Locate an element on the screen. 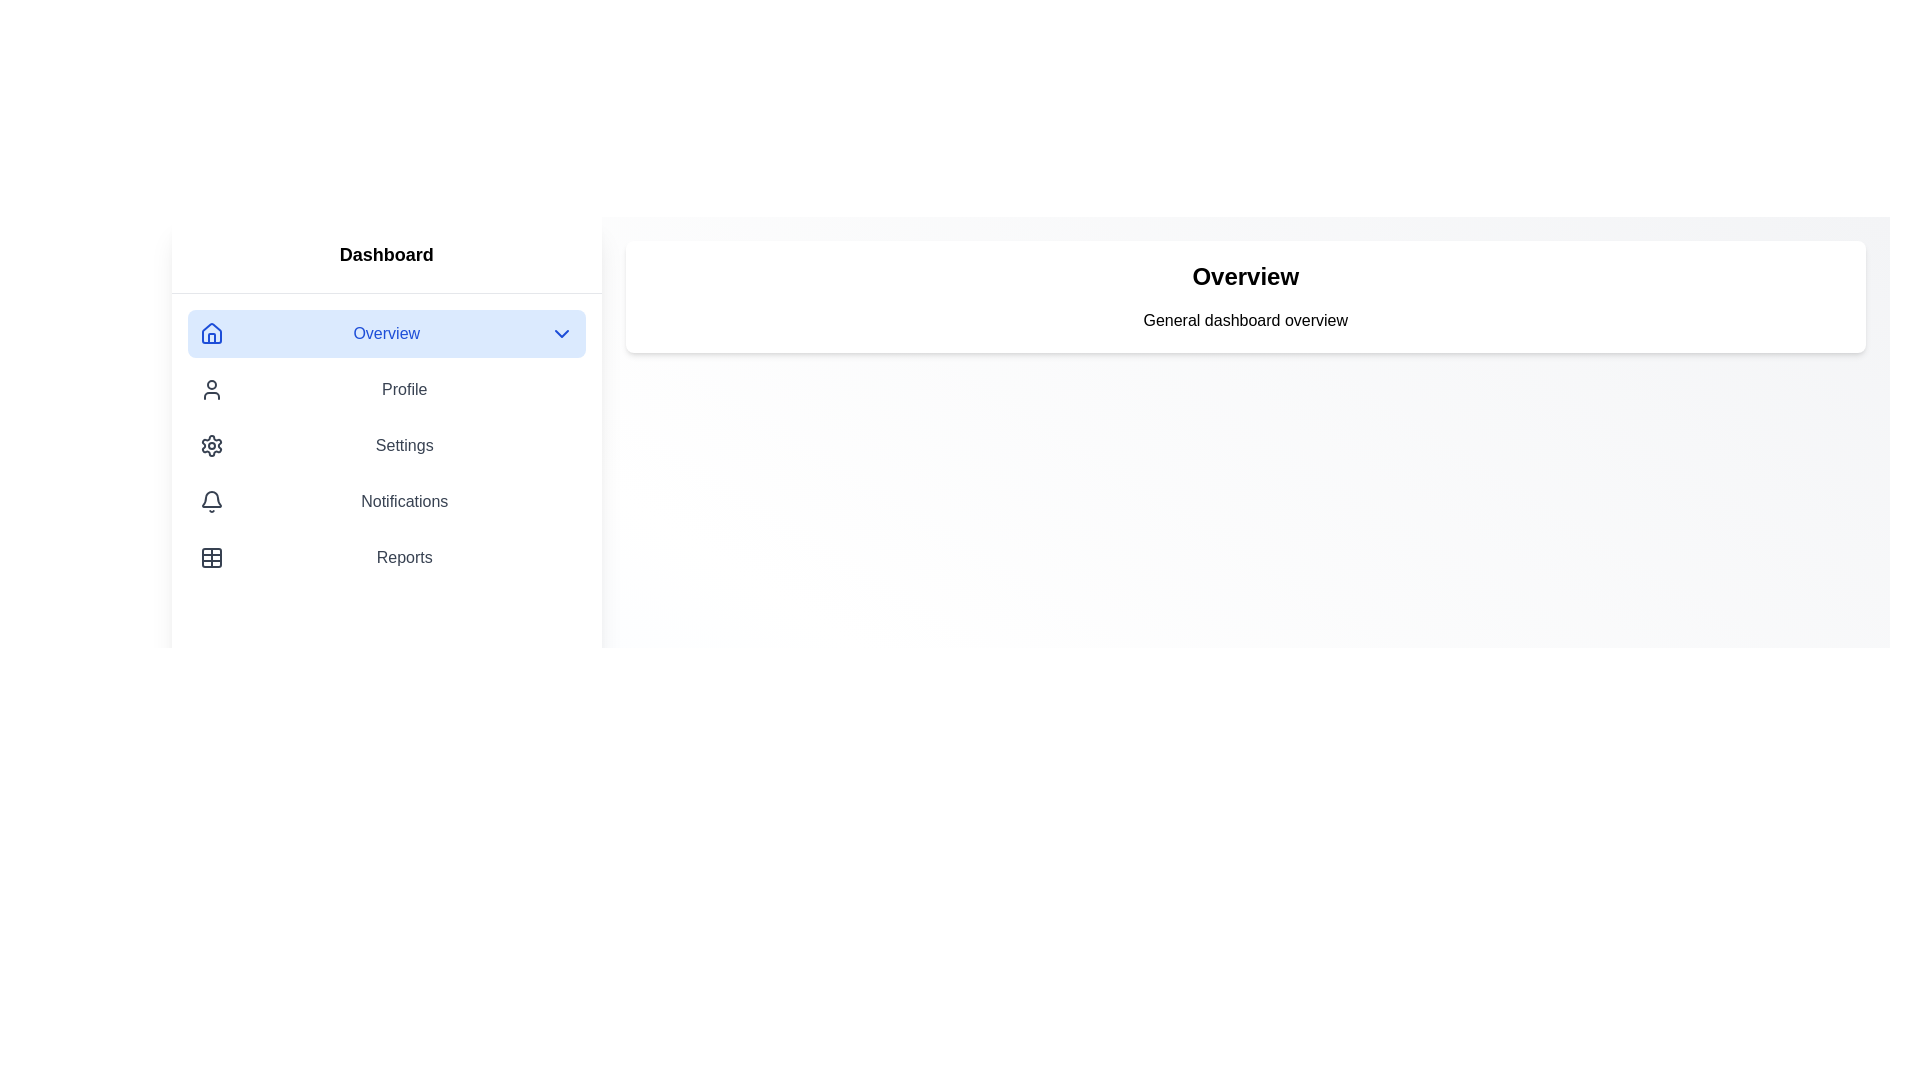 The width and height of the screenshot is (1920, 1080). the menu item Profile in the sidebar to navigate to its respective content is located at coordinates (386, 389).